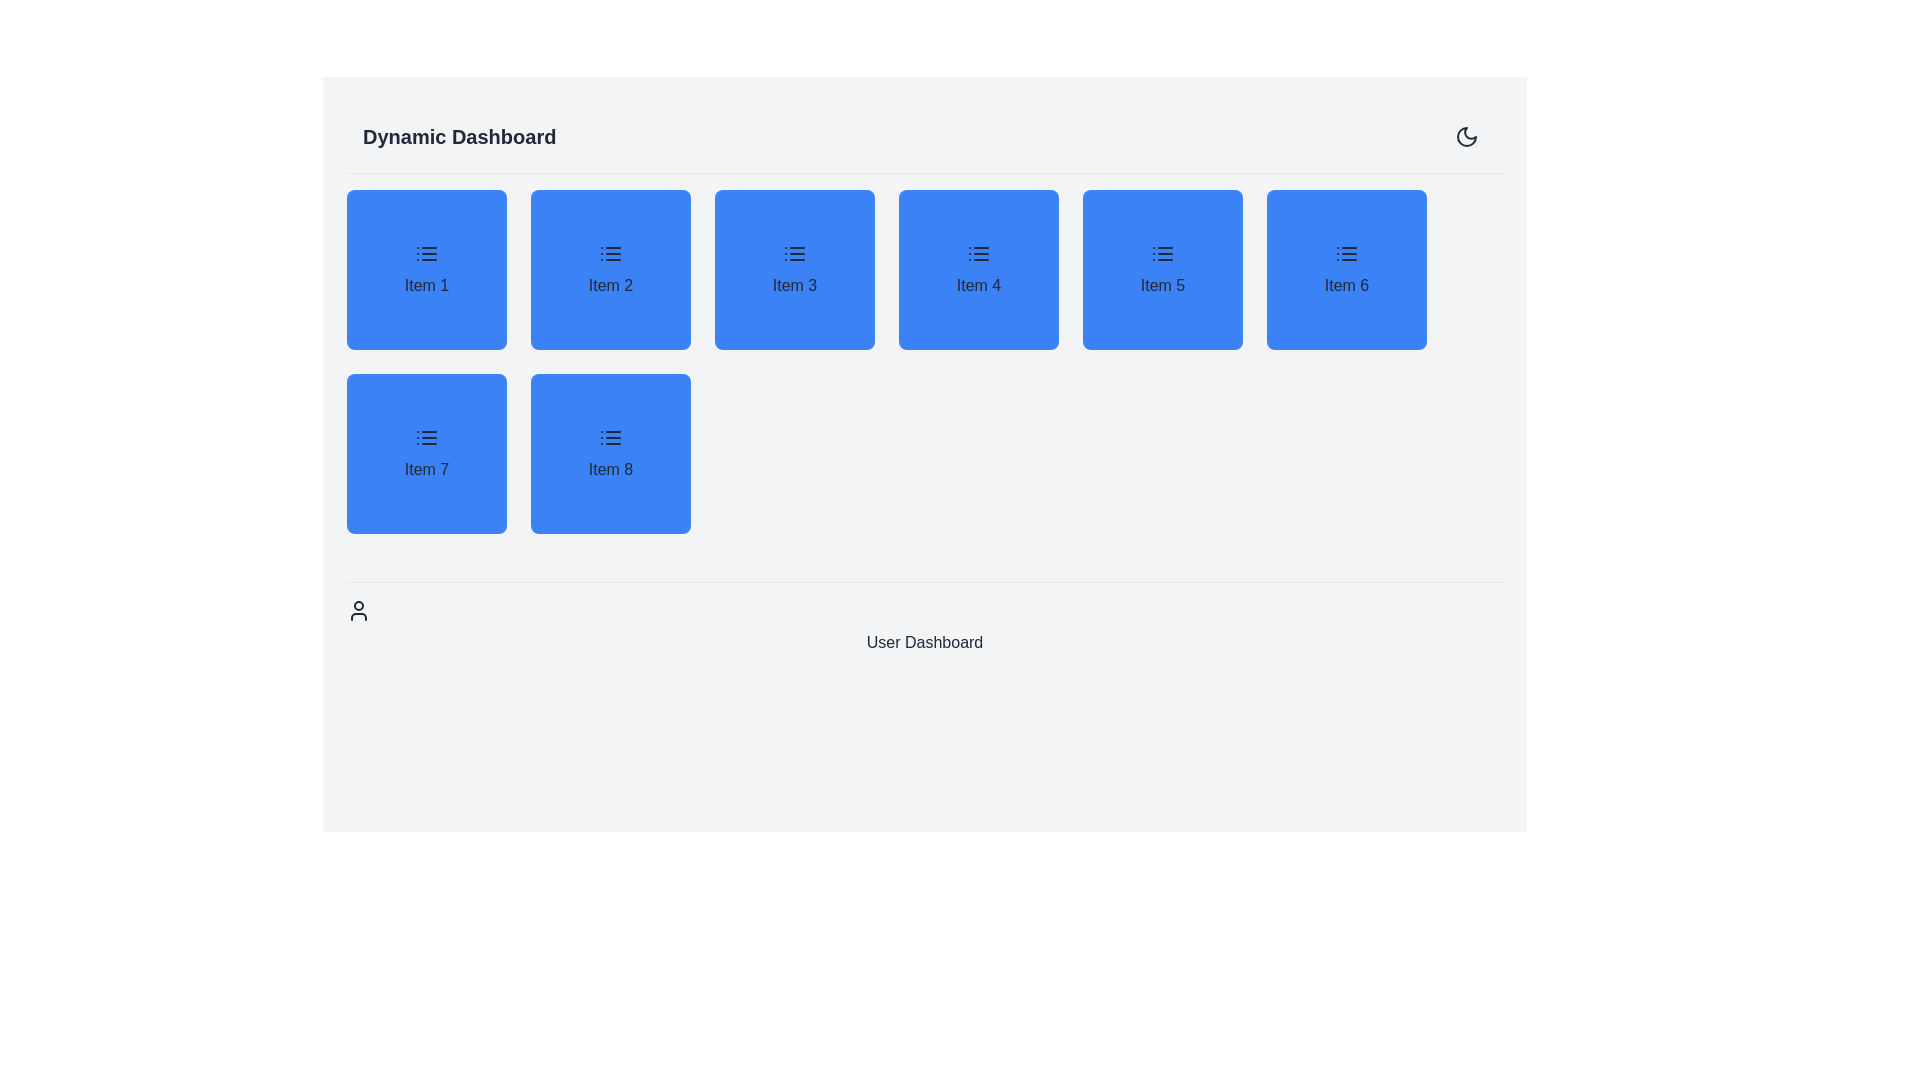 This screenshot has height=1080, width=1920. Describe the element at coordinates (979, 285) in the screenshot. I see `text label 'Item 4' displayed in bold font within a blue rounded rectangle located in the fourth column of the grid layout` at that location.